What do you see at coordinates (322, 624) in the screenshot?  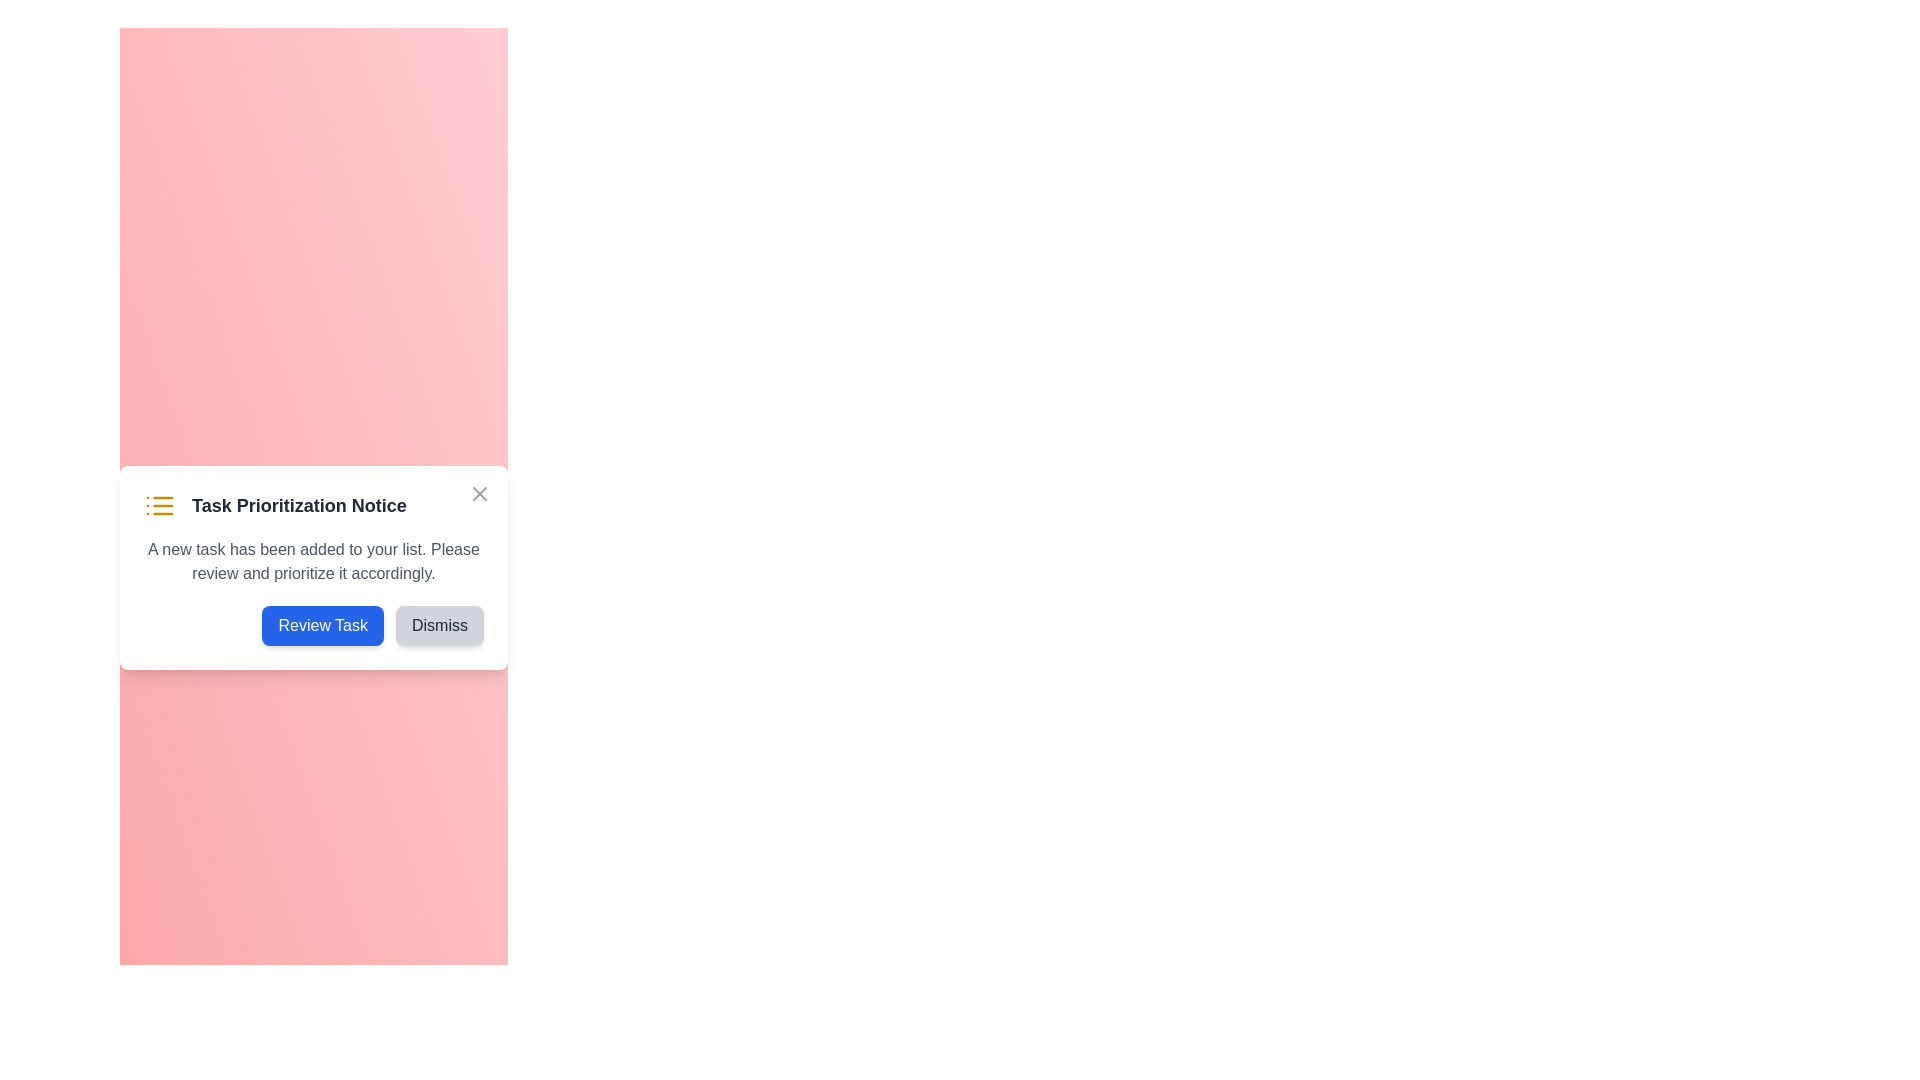 I see `'Review Task' button to trigger the review action` at bounding box center [322, 624].